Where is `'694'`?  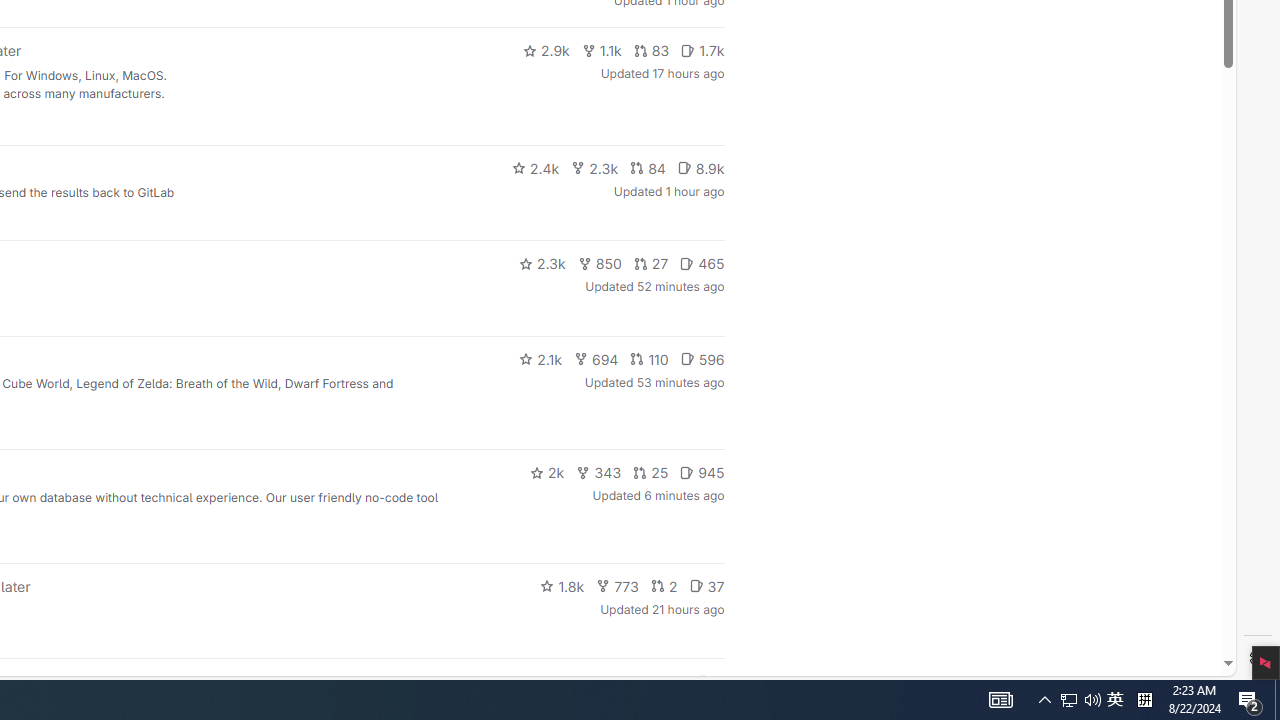 '694' is located at coordinates (595, 357).